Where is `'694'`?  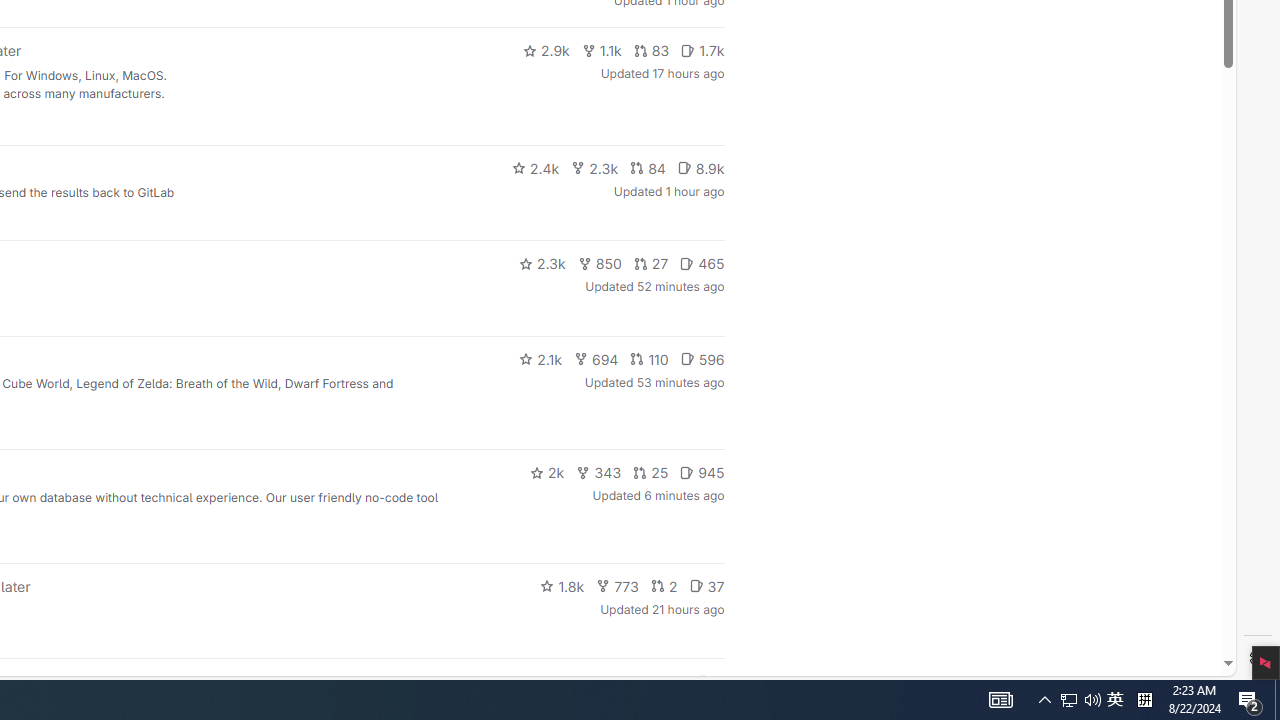 '694' is located at coordinates (595, 357).